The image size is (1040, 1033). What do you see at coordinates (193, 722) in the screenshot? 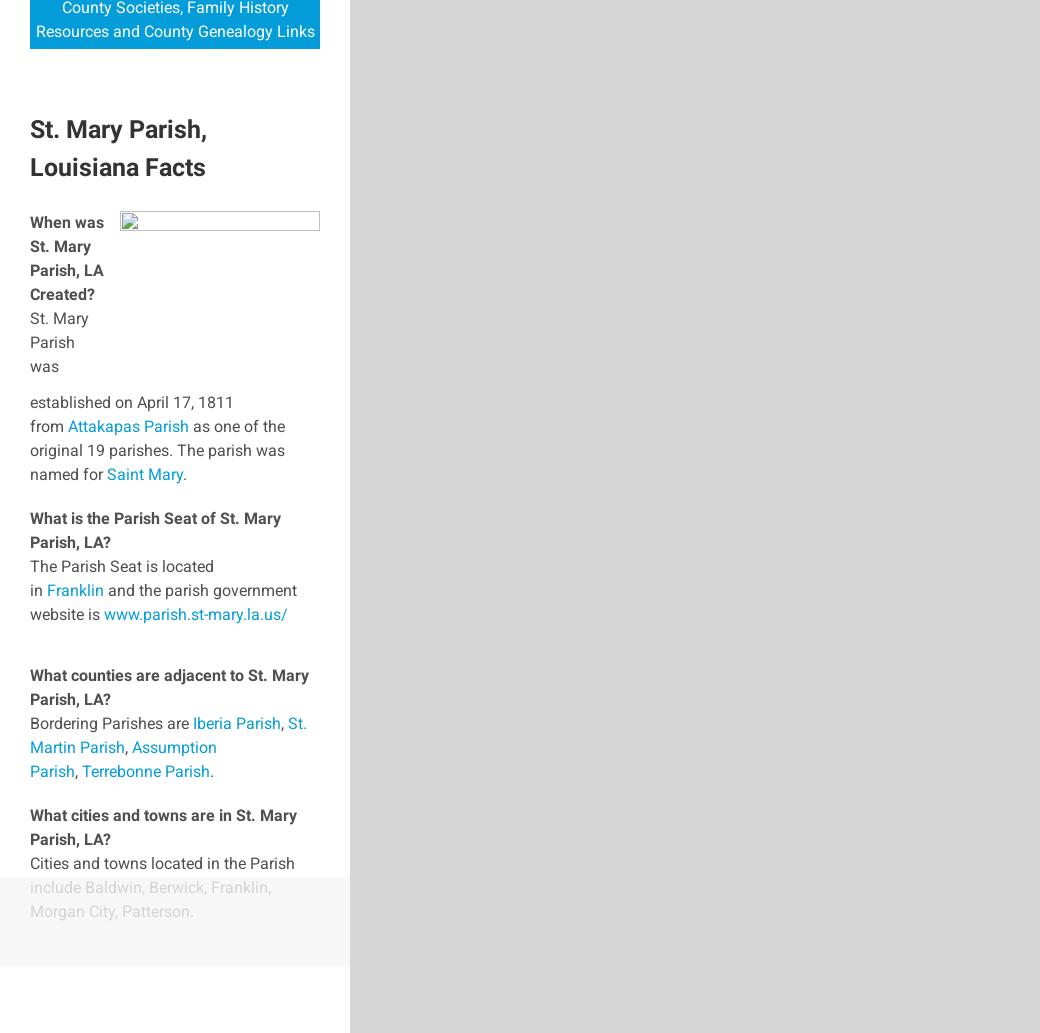
I see `'Iberia Parish'` at bounding box center [193, 722].